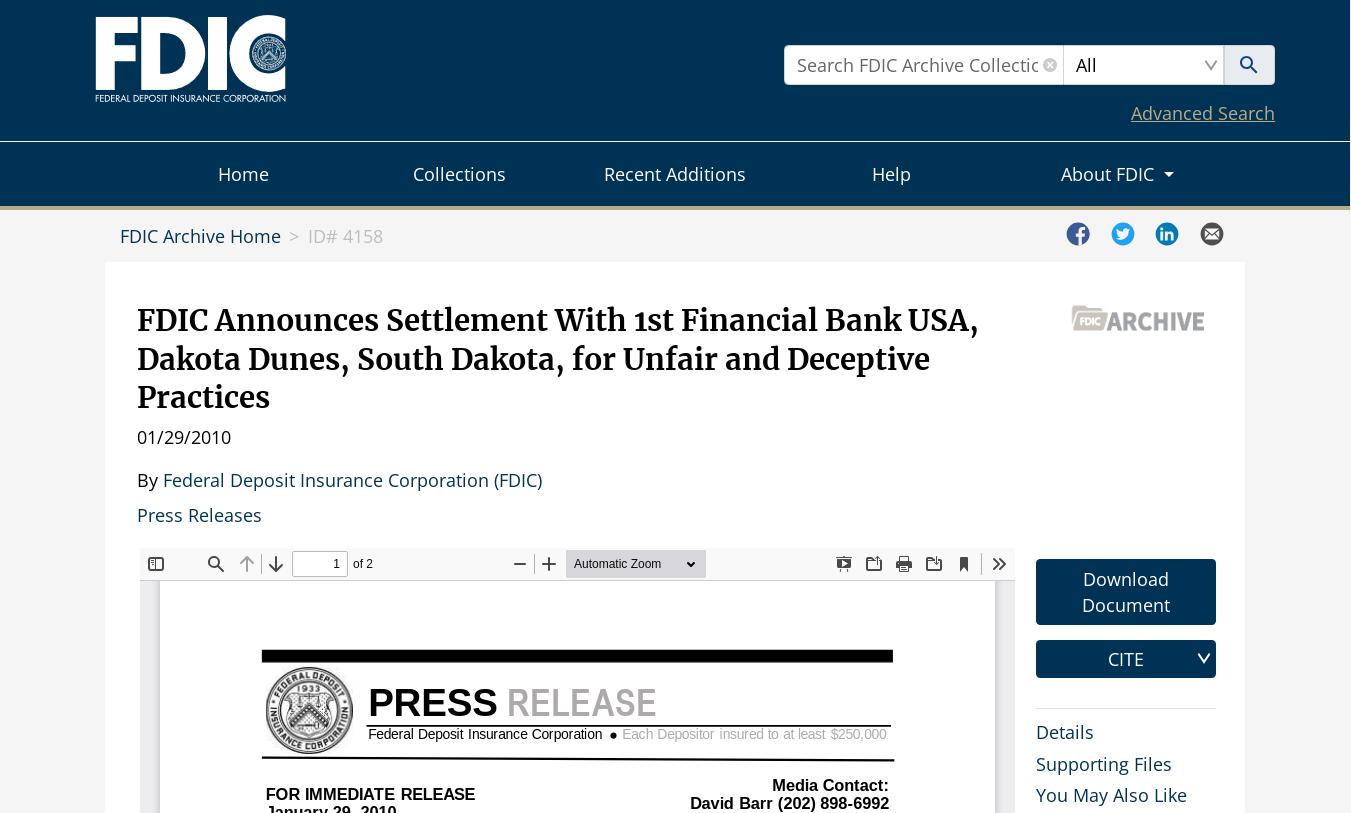 Image resolution: width=1351 pixels, height=813 pixels. I want to click on 'FDIC Archive Home', so click(199, 235).